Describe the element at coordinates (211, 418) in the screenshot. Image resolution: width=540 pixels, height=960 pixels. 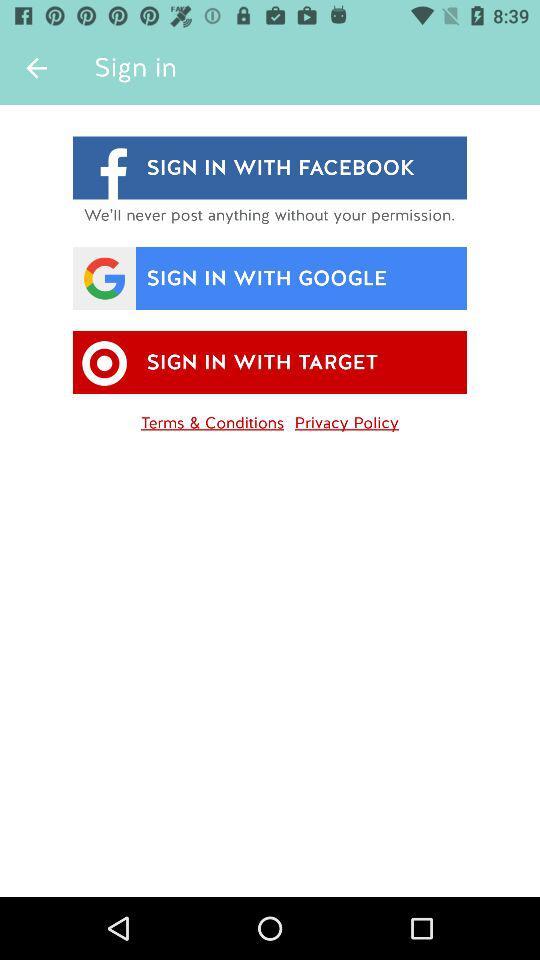
I see `icon below sign in with` at that location.